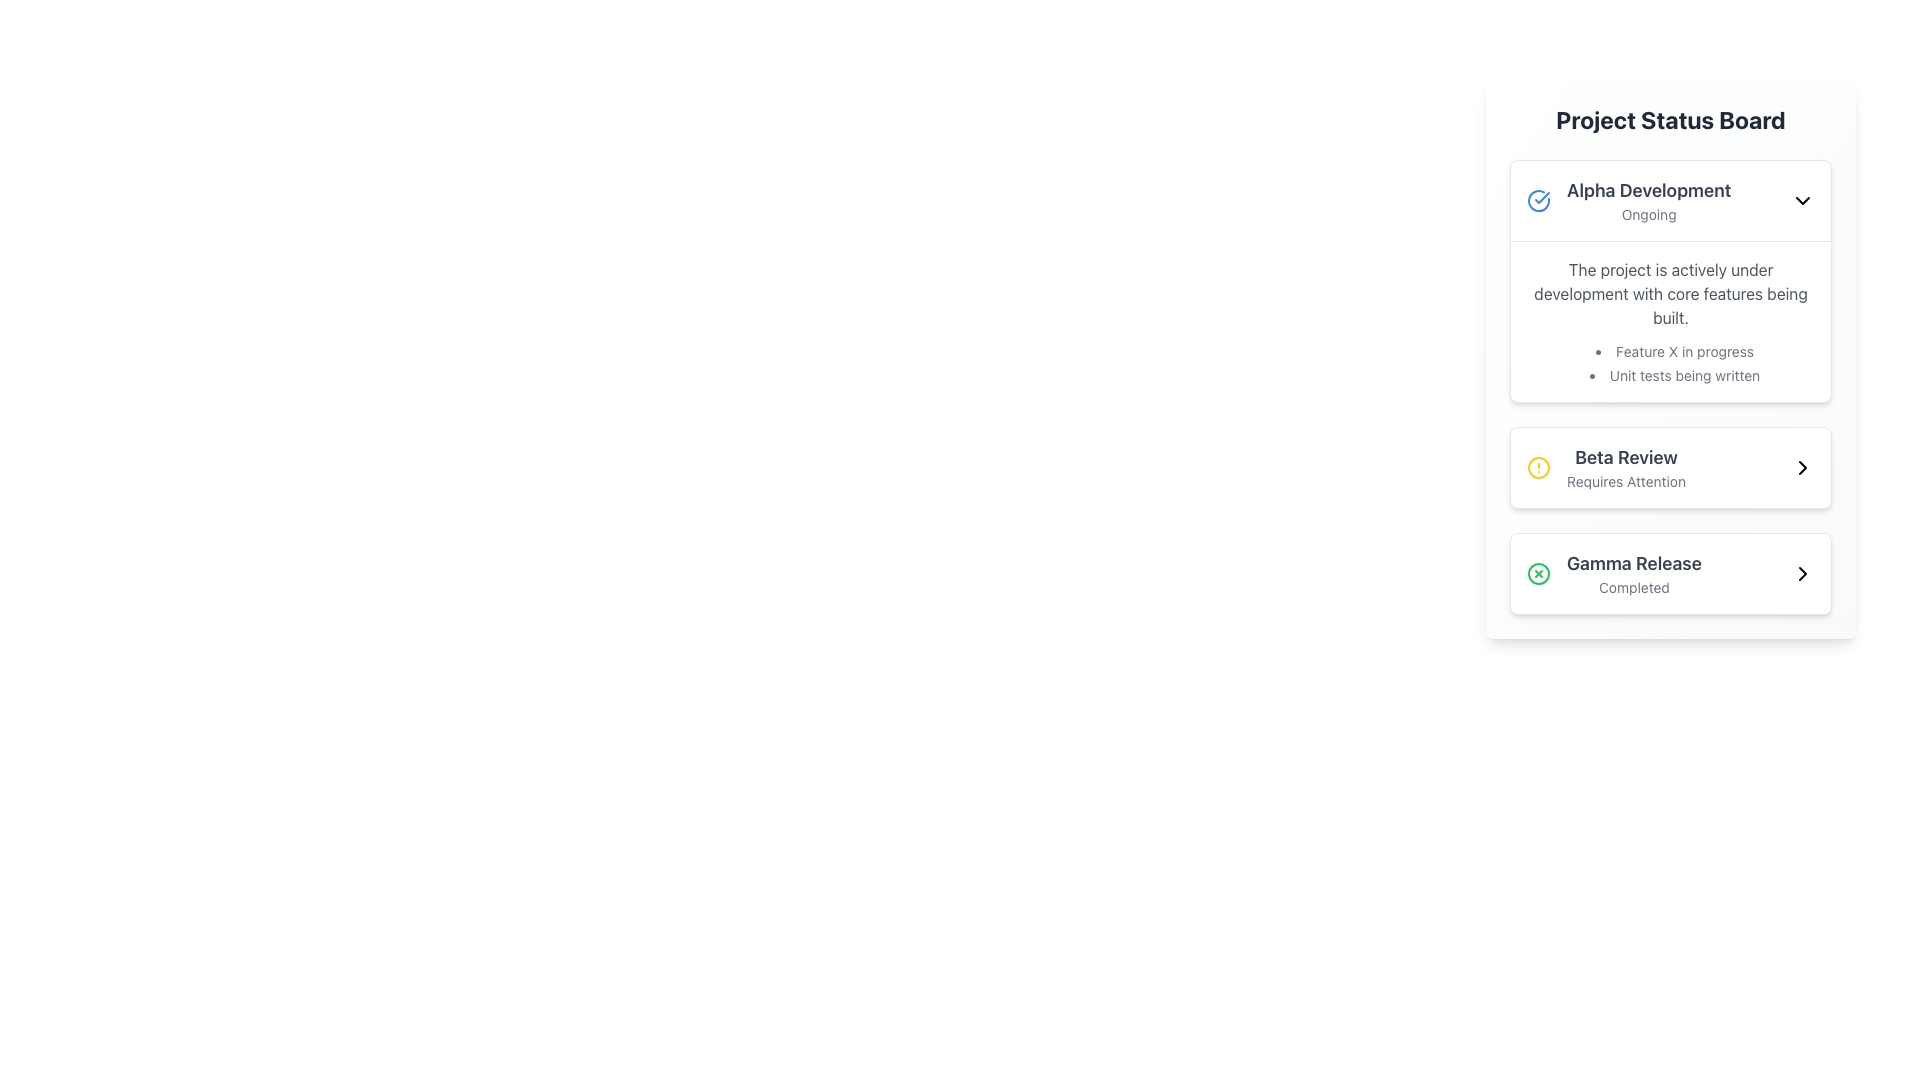 Image resolution: width=1920 pixels, height=1080 pixels. What do you see at coordinates (1538, 574) in the screenshot?
I see `the SVG Circle with a green stroke located` at bounding box center [1538, 574].